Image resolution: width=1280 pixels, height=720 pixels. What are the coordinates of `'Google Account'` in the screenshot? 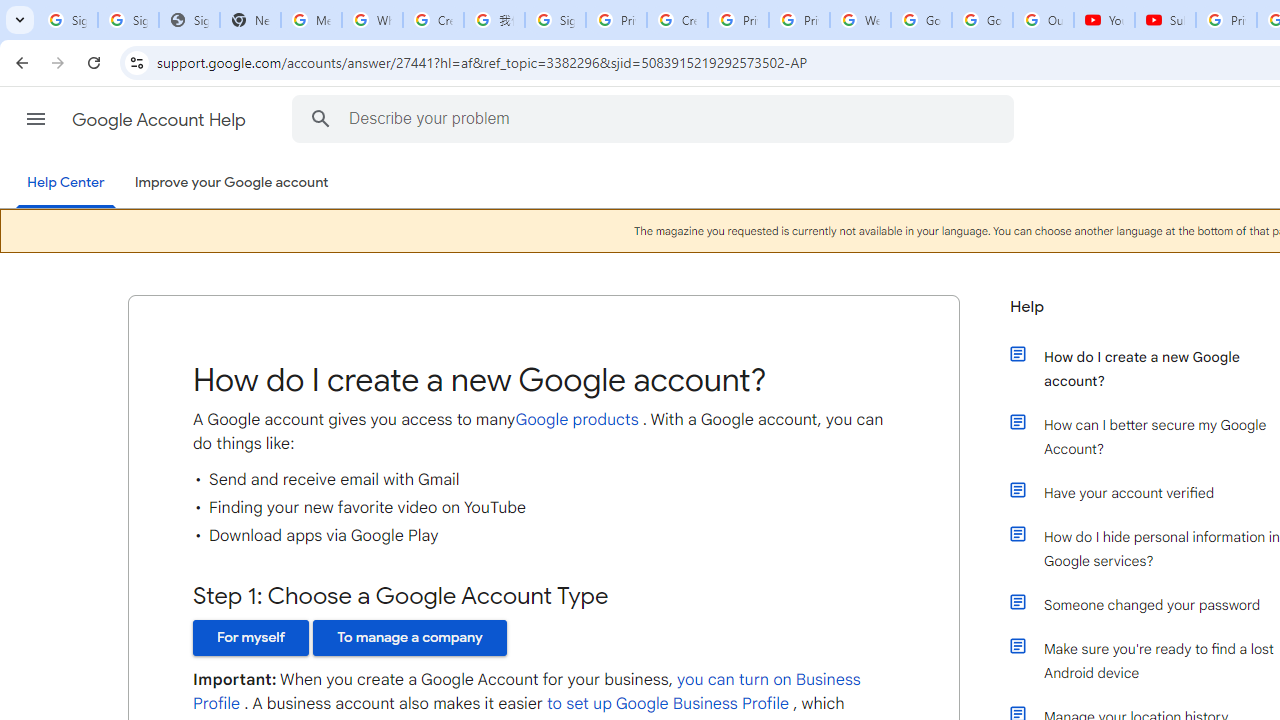 It's located at (982, 20).